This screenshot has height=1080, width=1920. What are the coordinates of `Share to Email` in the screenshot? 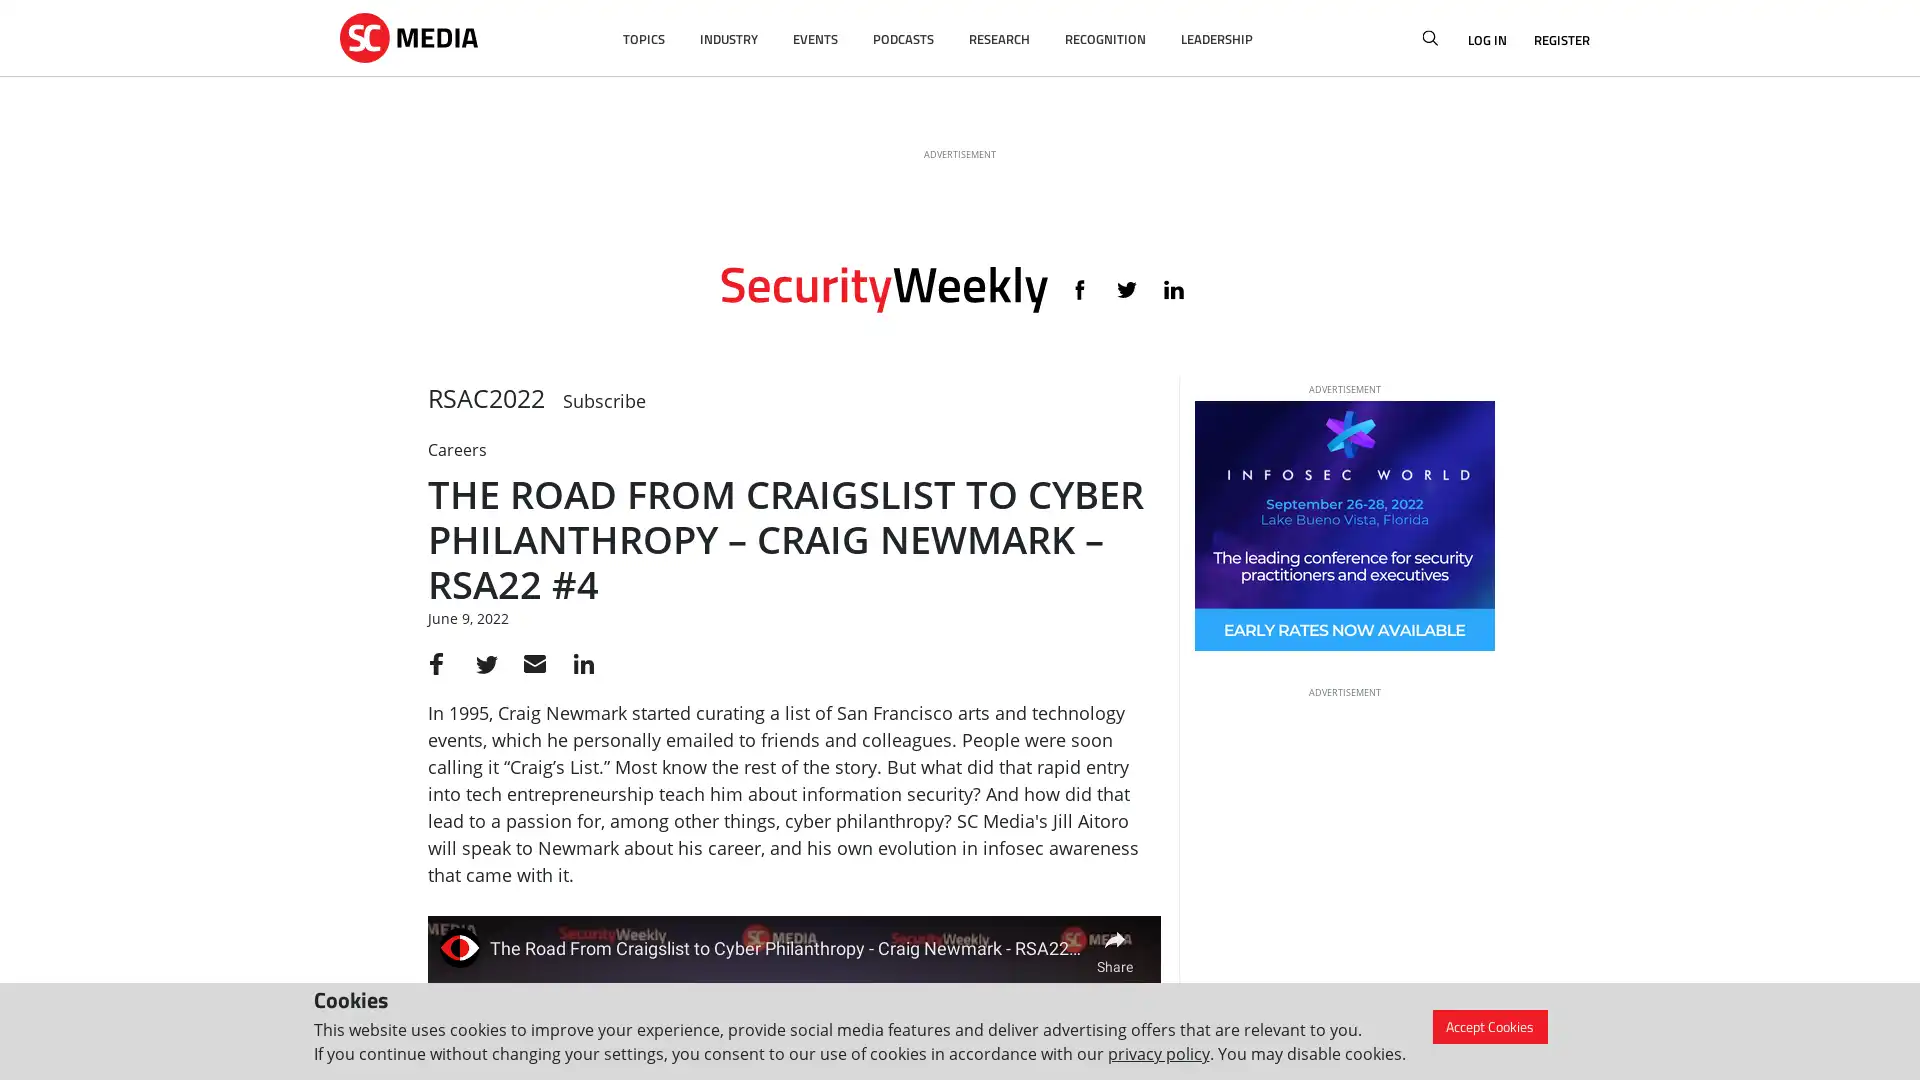 It's located at (528, 663).